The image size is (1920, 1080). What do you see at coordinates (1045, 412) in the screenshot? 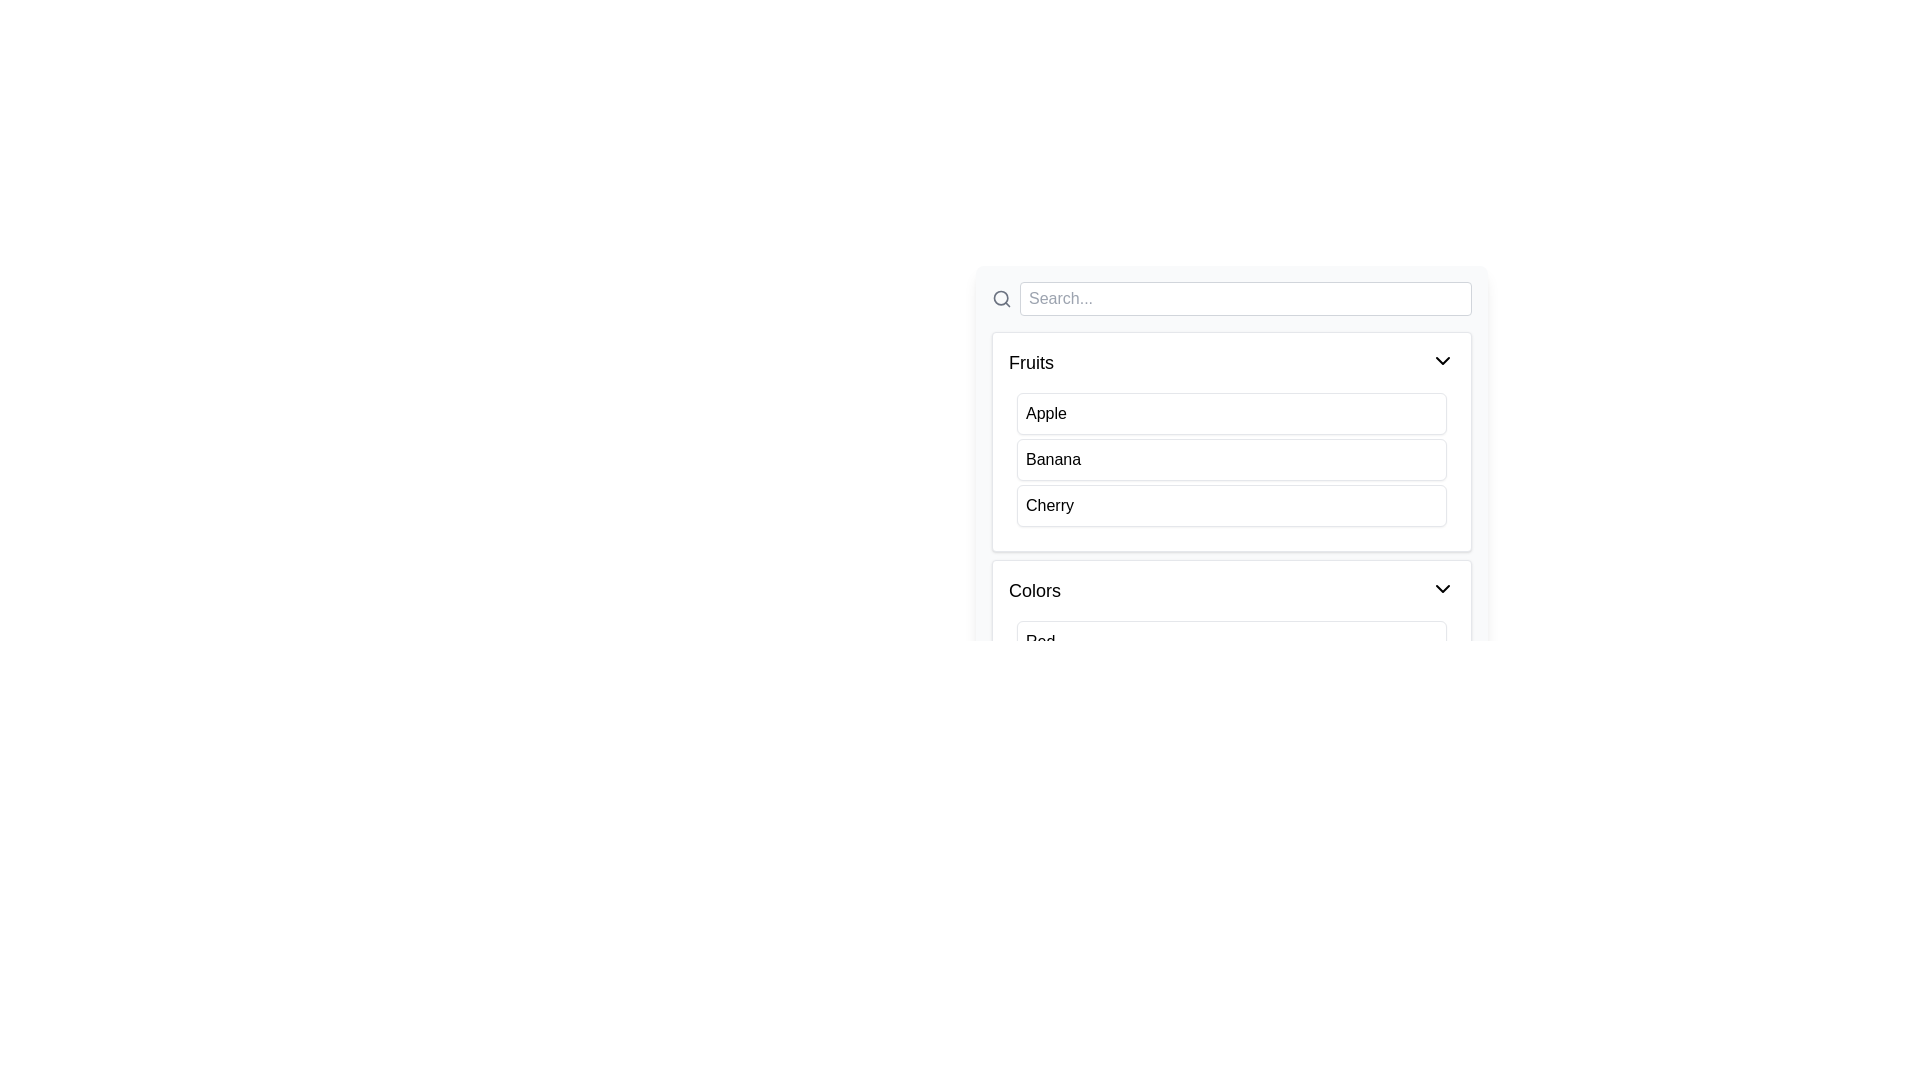
I see `the 'Apple' text label, which is the first item in the 'Fruits' section of the interface, displayed in black font and centered within its area` at bounding box center [1045, 412].